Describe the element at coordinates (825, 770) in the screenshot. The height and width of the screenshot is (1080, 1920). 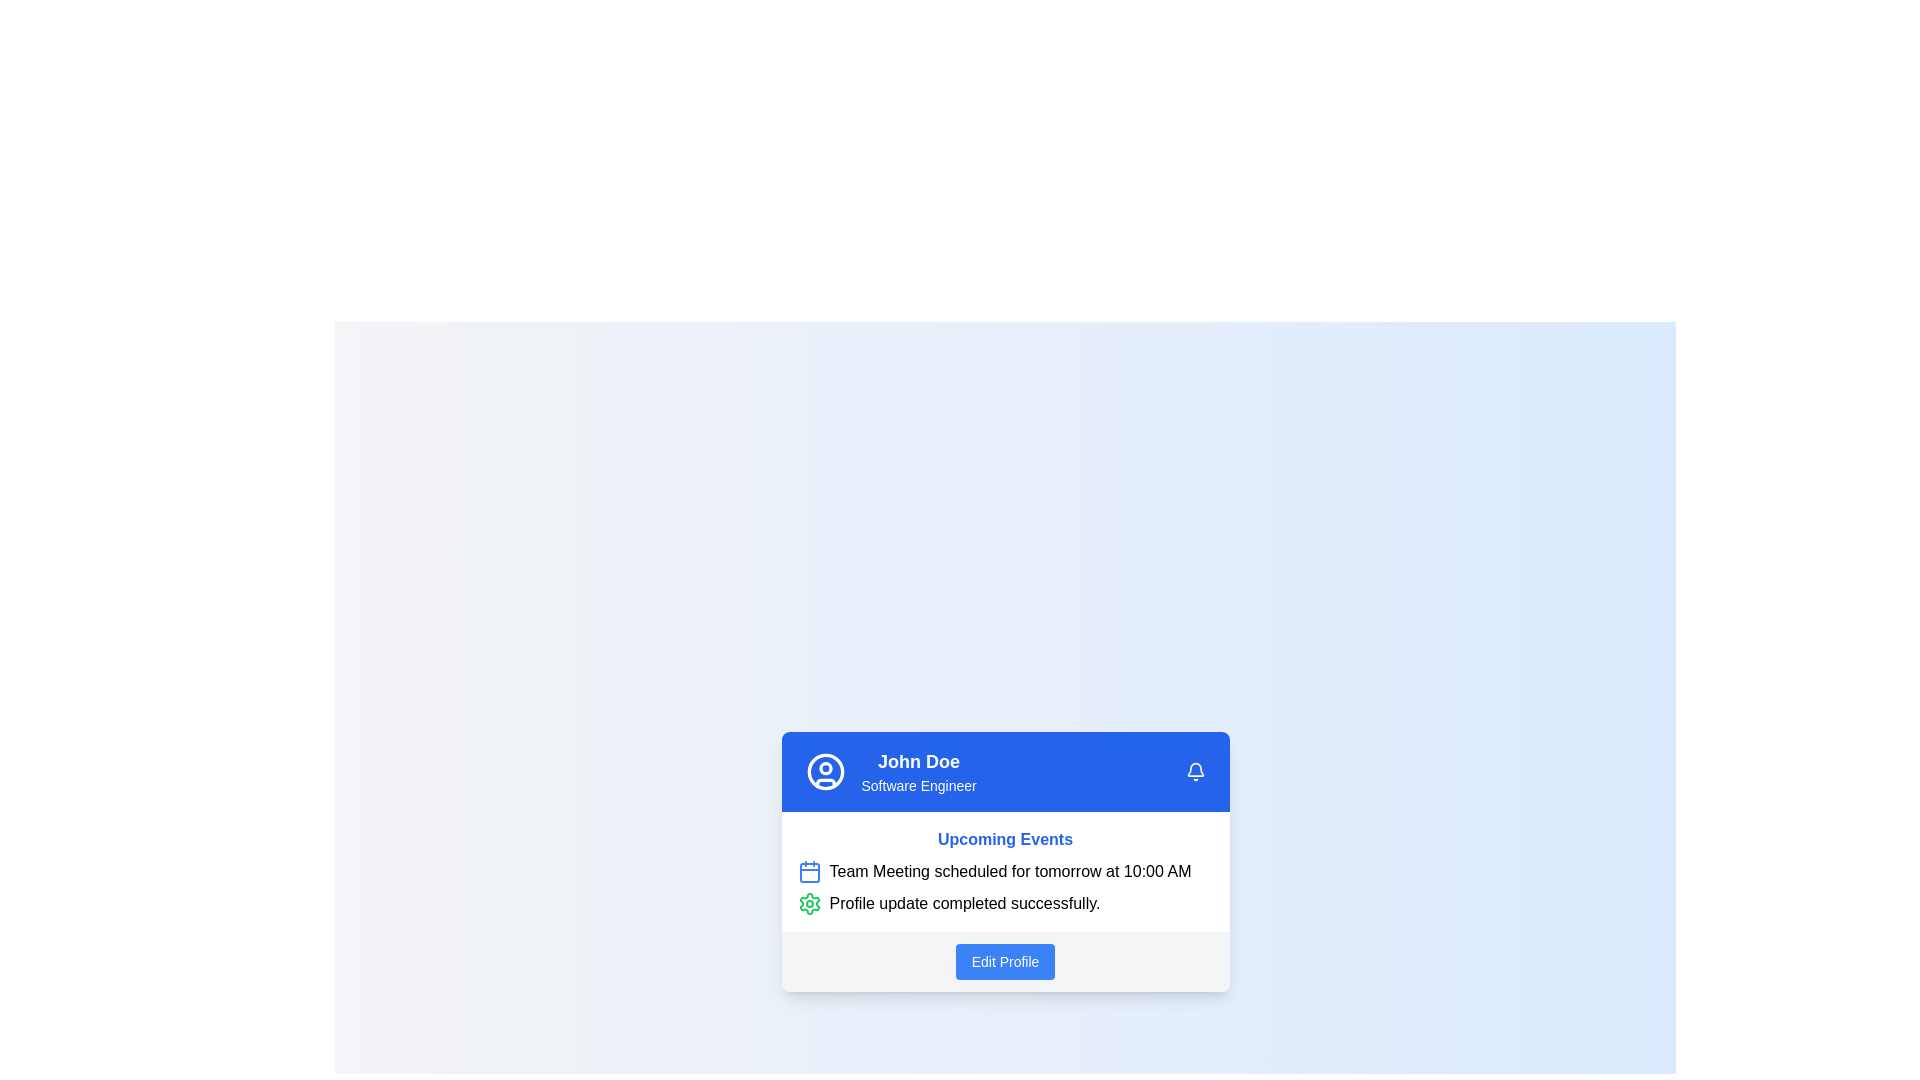
I see `the user/avatar icon located in the header of the card displaying 'John Doe' as the user name and 'Software Engineer' as the title` at that location.